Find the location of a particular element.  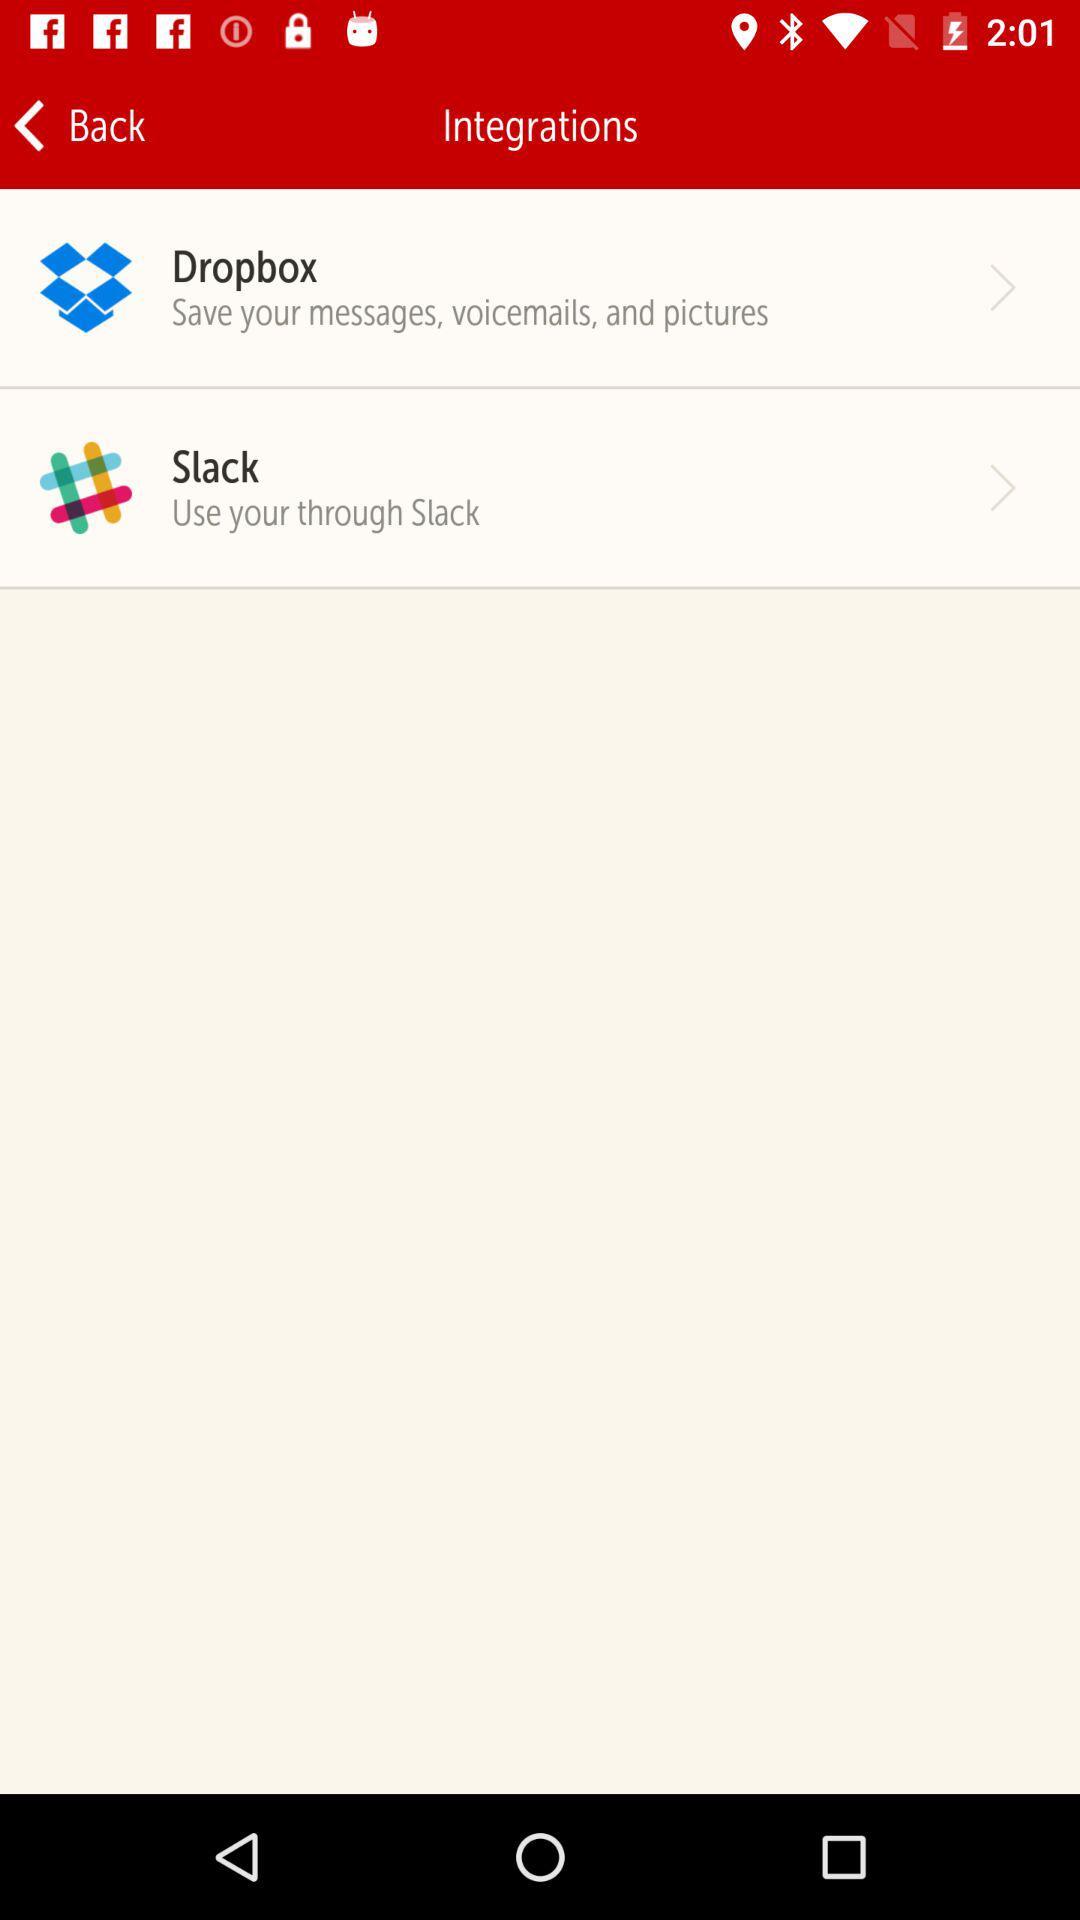

use your through is located at coordinates (324, 512).